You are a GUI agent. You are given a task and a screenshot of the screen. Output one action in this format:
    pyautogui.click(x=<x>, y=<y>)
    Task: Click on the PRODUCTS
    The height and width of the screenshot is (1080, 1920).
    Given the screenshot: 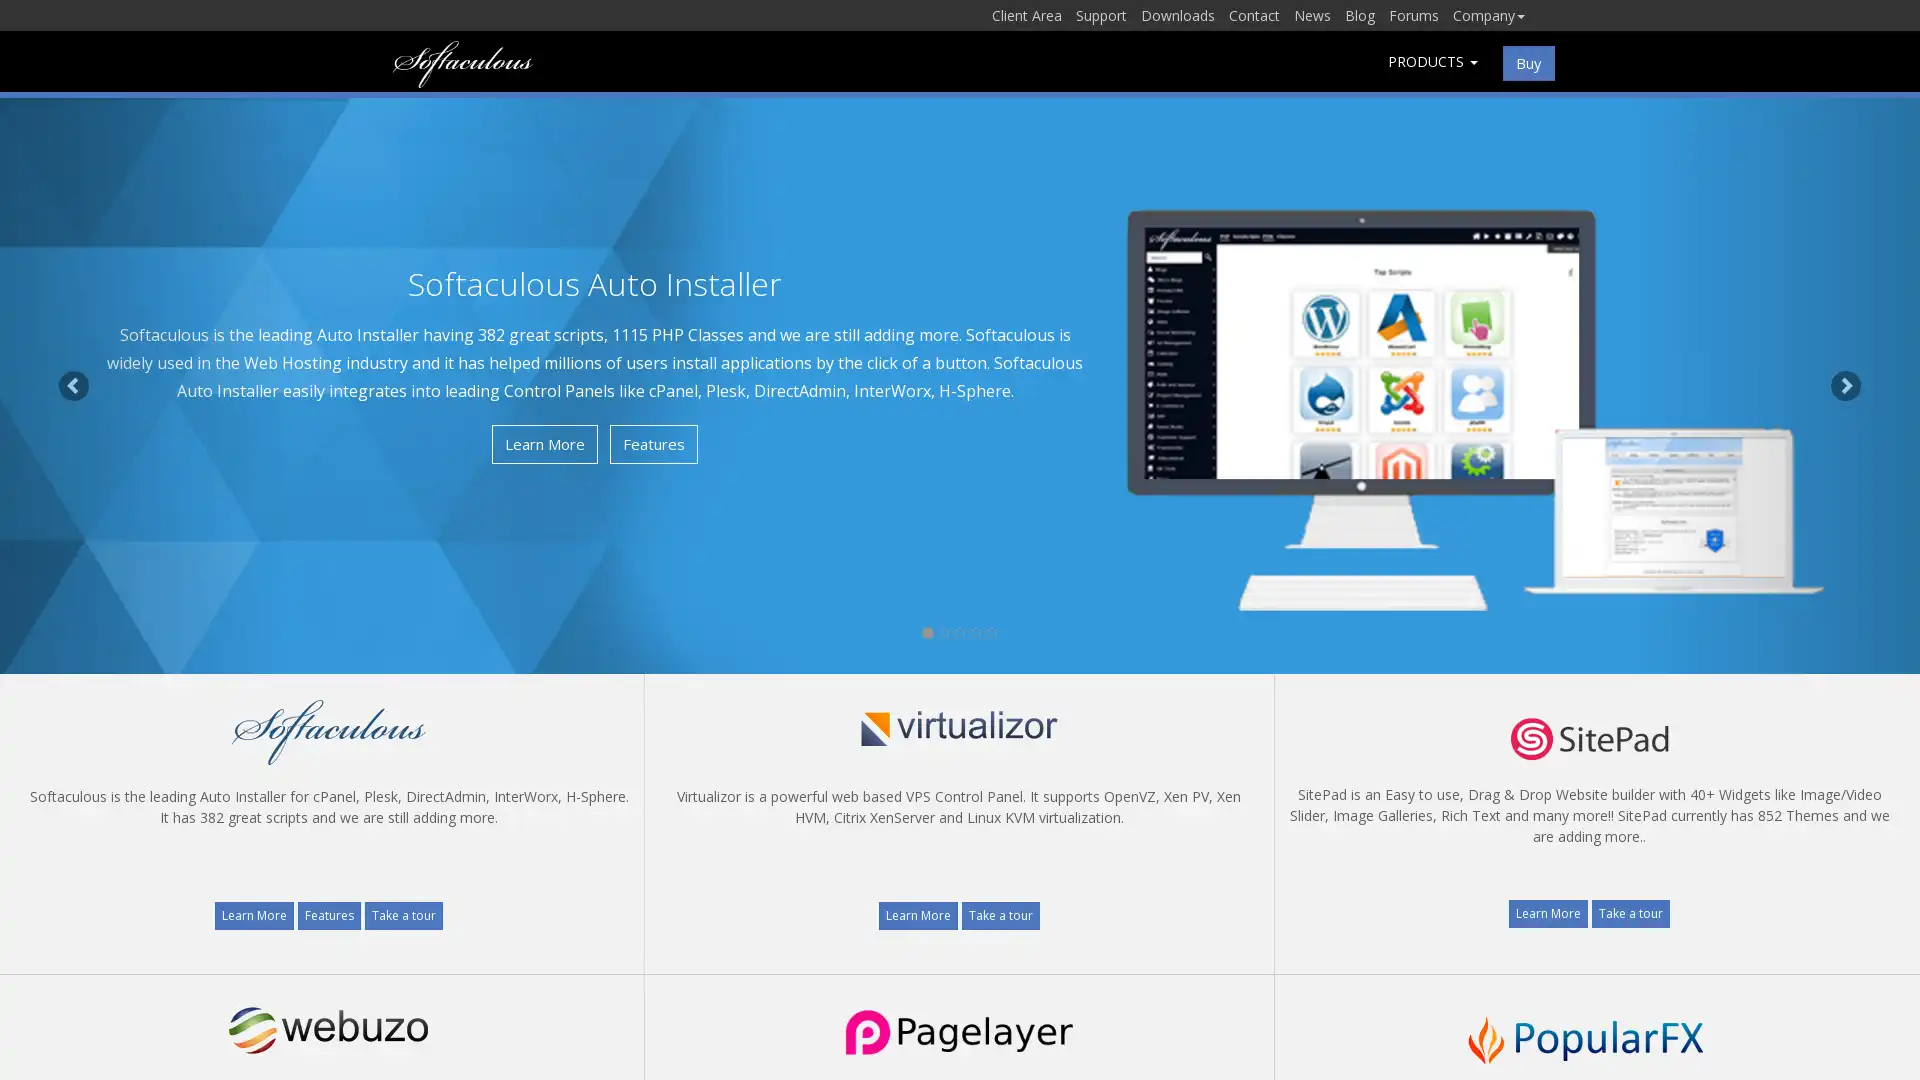 What is the action you would take?
    pyautogui.click(x=1432, y=60)
    